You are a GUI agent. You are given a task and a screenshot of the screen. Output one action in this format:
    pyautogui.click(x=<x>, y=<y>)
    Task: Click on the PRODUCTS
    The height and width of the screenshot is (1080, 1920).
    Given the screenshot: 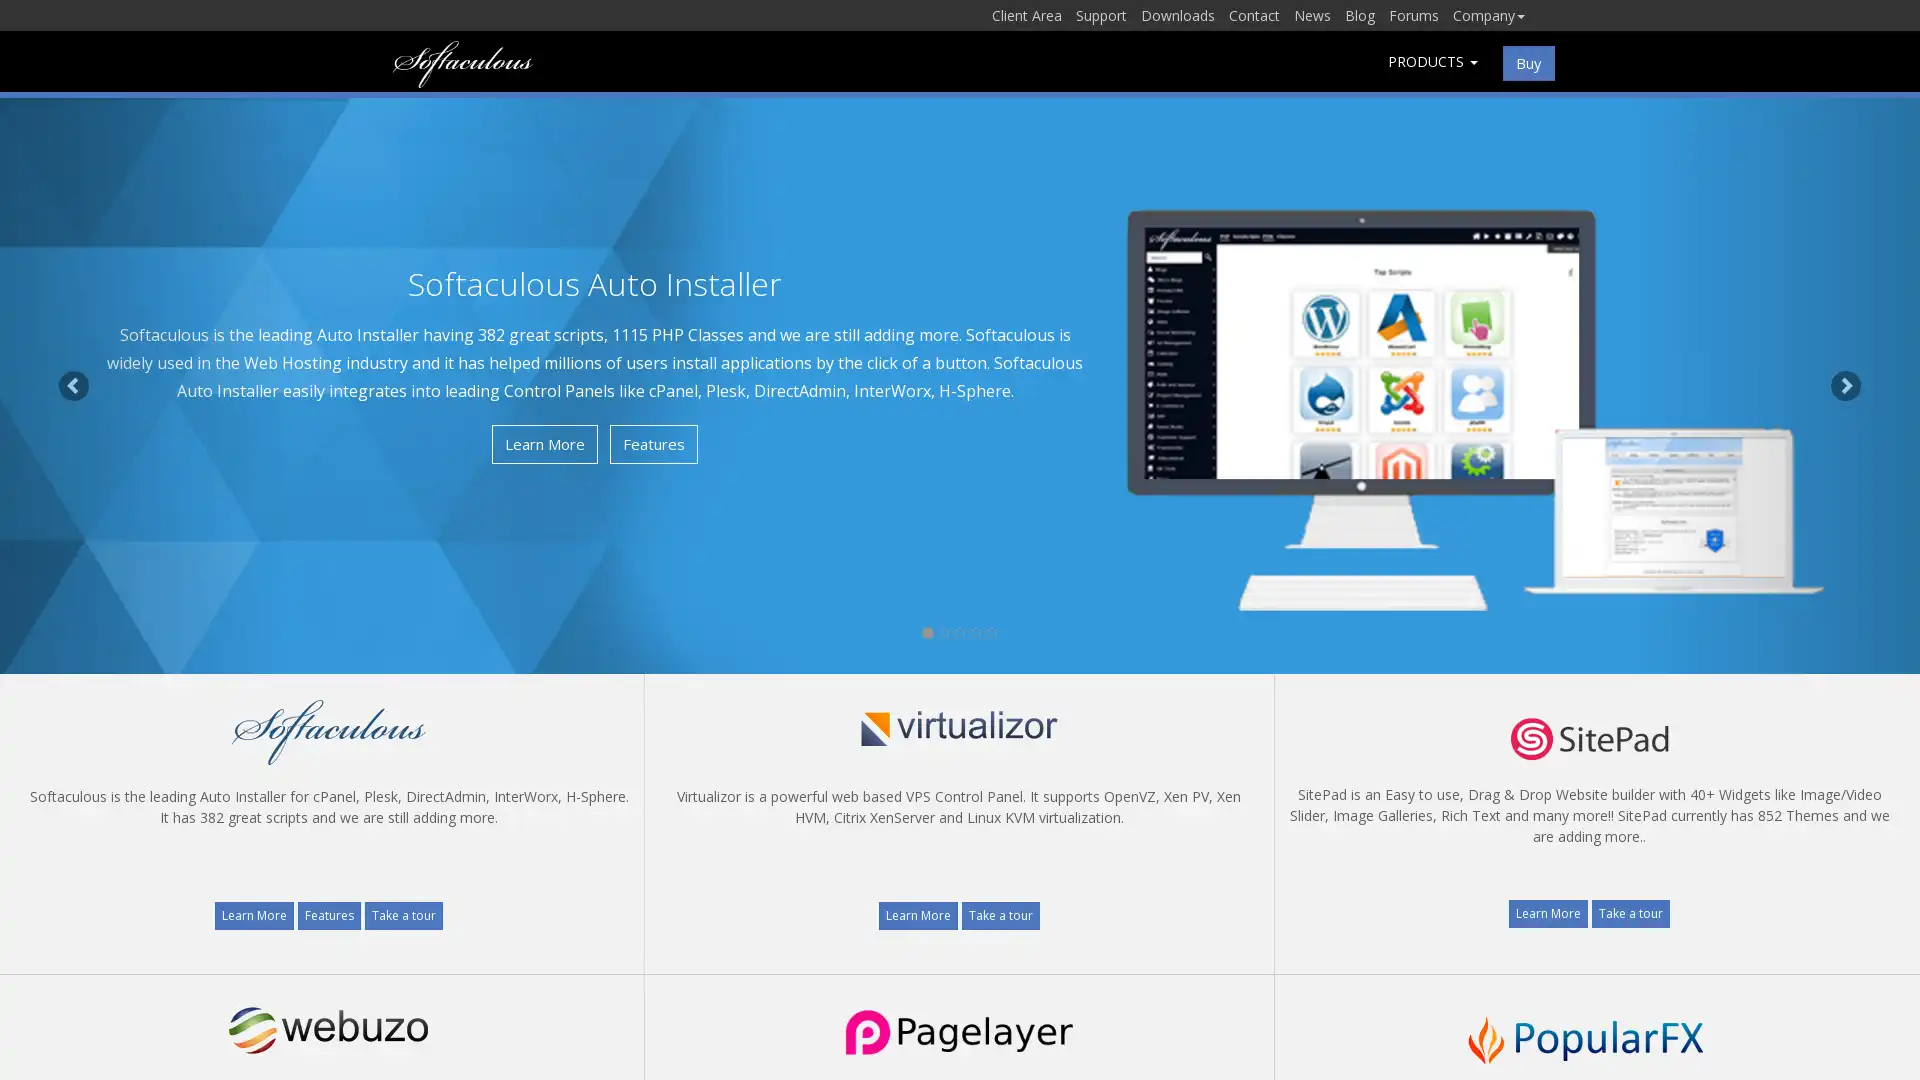 What is the action you would take?
    pyautogui.click(x=1432, y=60)
    